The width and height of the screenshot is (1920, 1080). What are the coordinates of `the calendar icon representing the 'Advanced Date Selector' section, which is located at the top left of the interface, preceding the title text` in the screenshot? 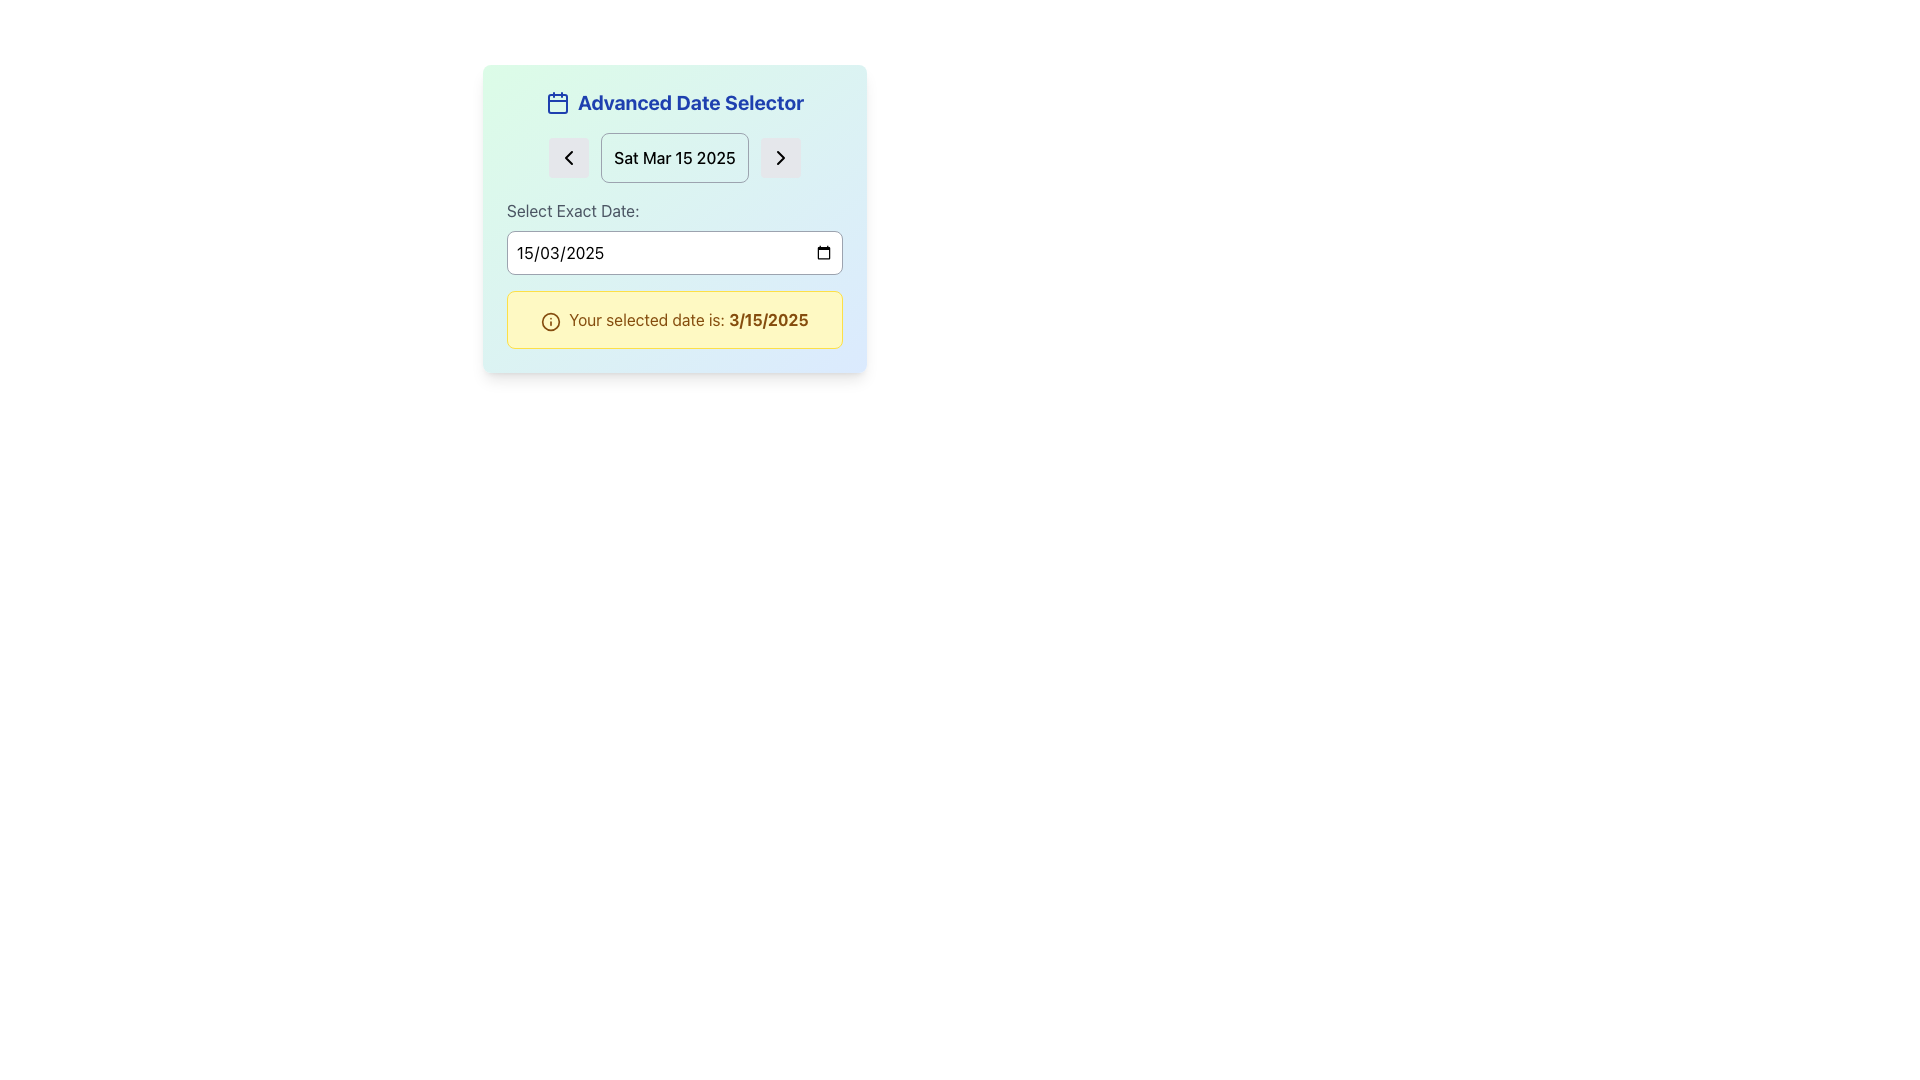 It's located at (557, 103).